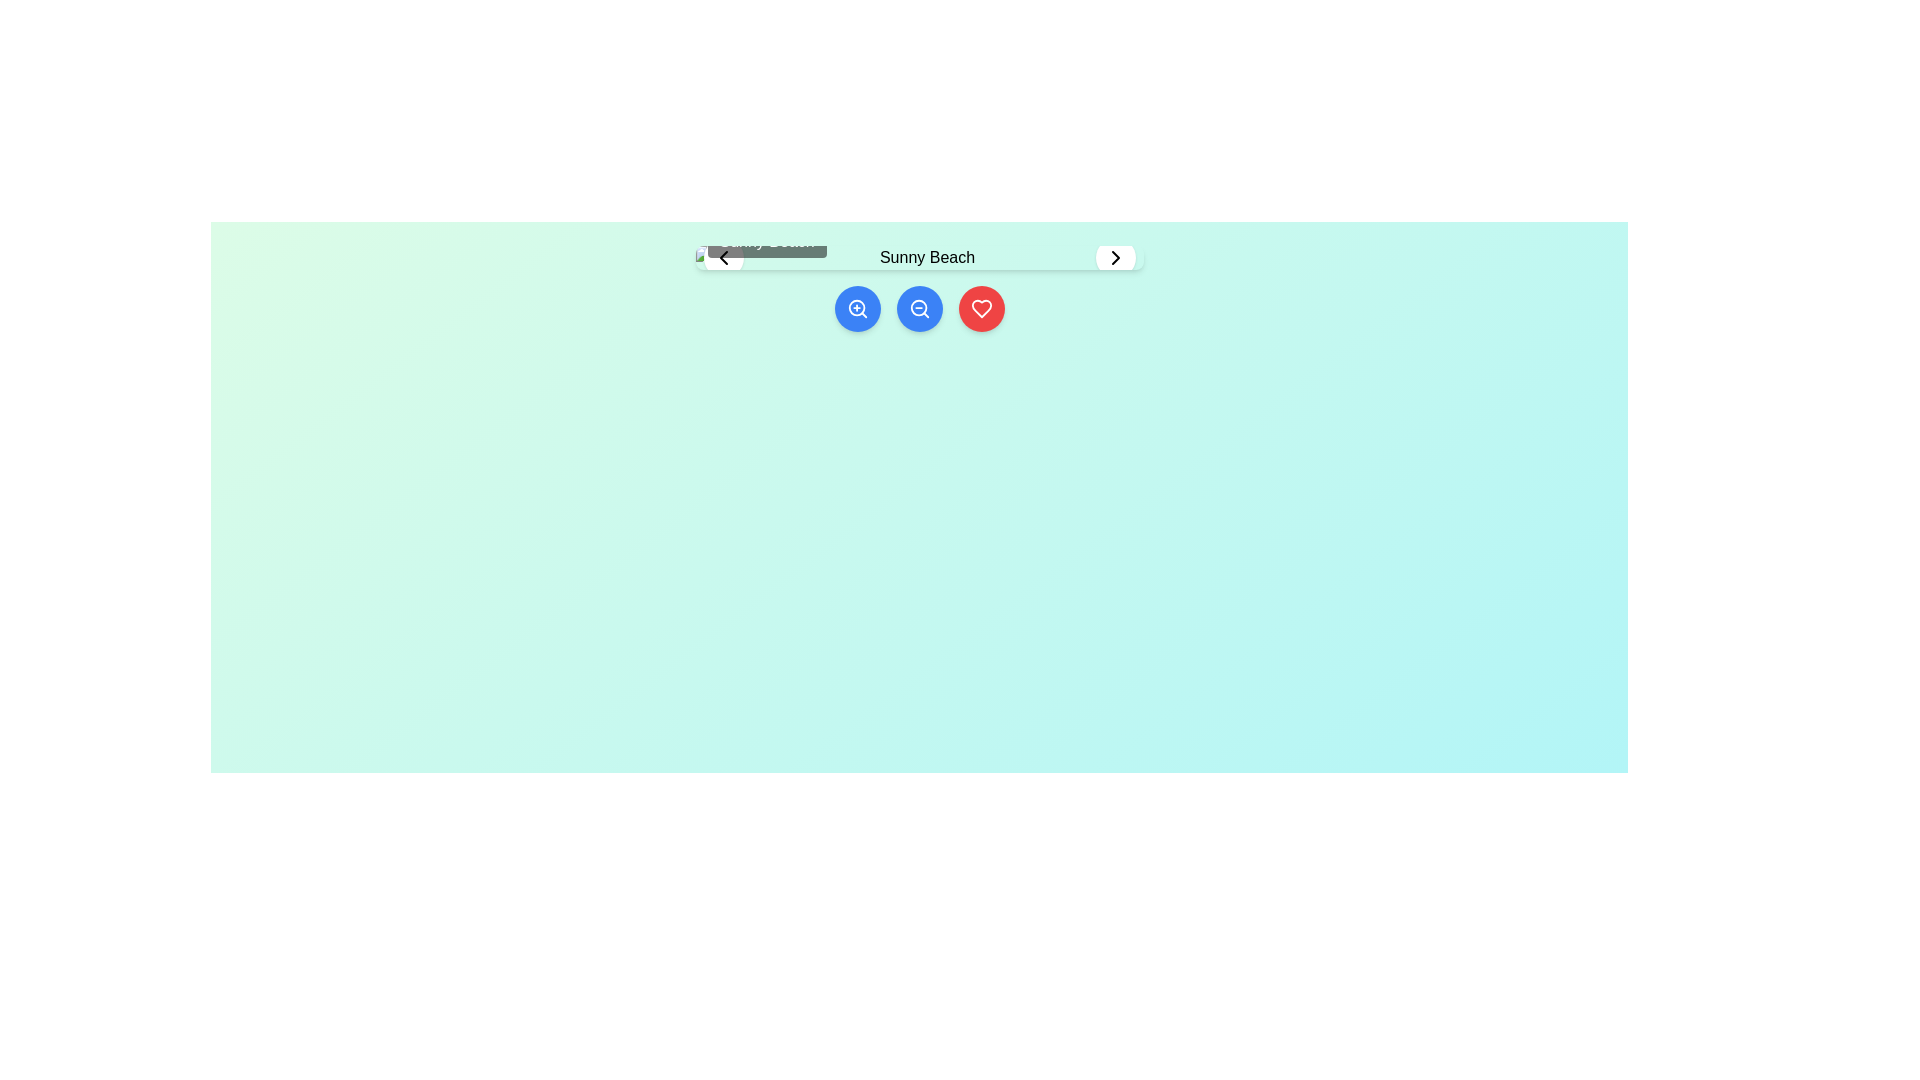  What do you see at coordinates (981, 308) in the screenshot?
I see `the circular red button with a white heart icon` at bounding box center [981, 308].